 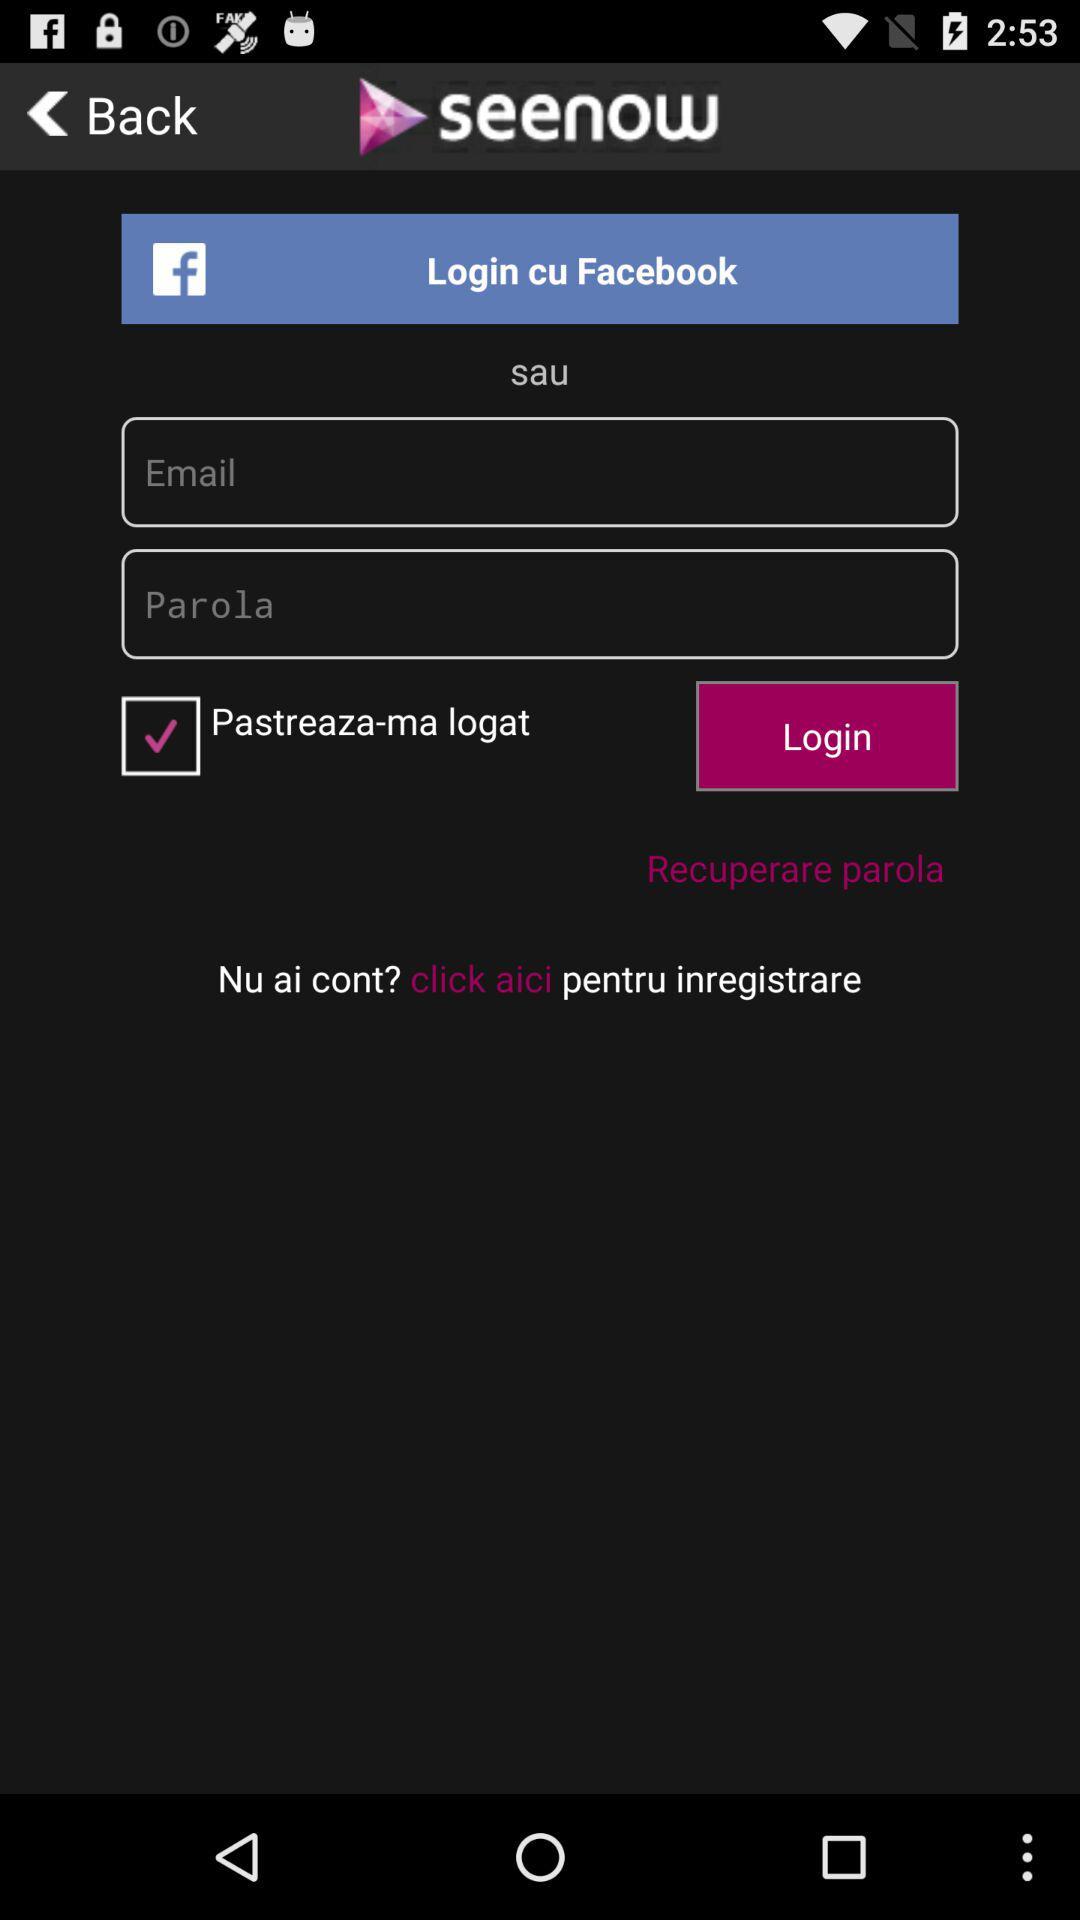 I want to click on email field, so click(x=540, y=471).